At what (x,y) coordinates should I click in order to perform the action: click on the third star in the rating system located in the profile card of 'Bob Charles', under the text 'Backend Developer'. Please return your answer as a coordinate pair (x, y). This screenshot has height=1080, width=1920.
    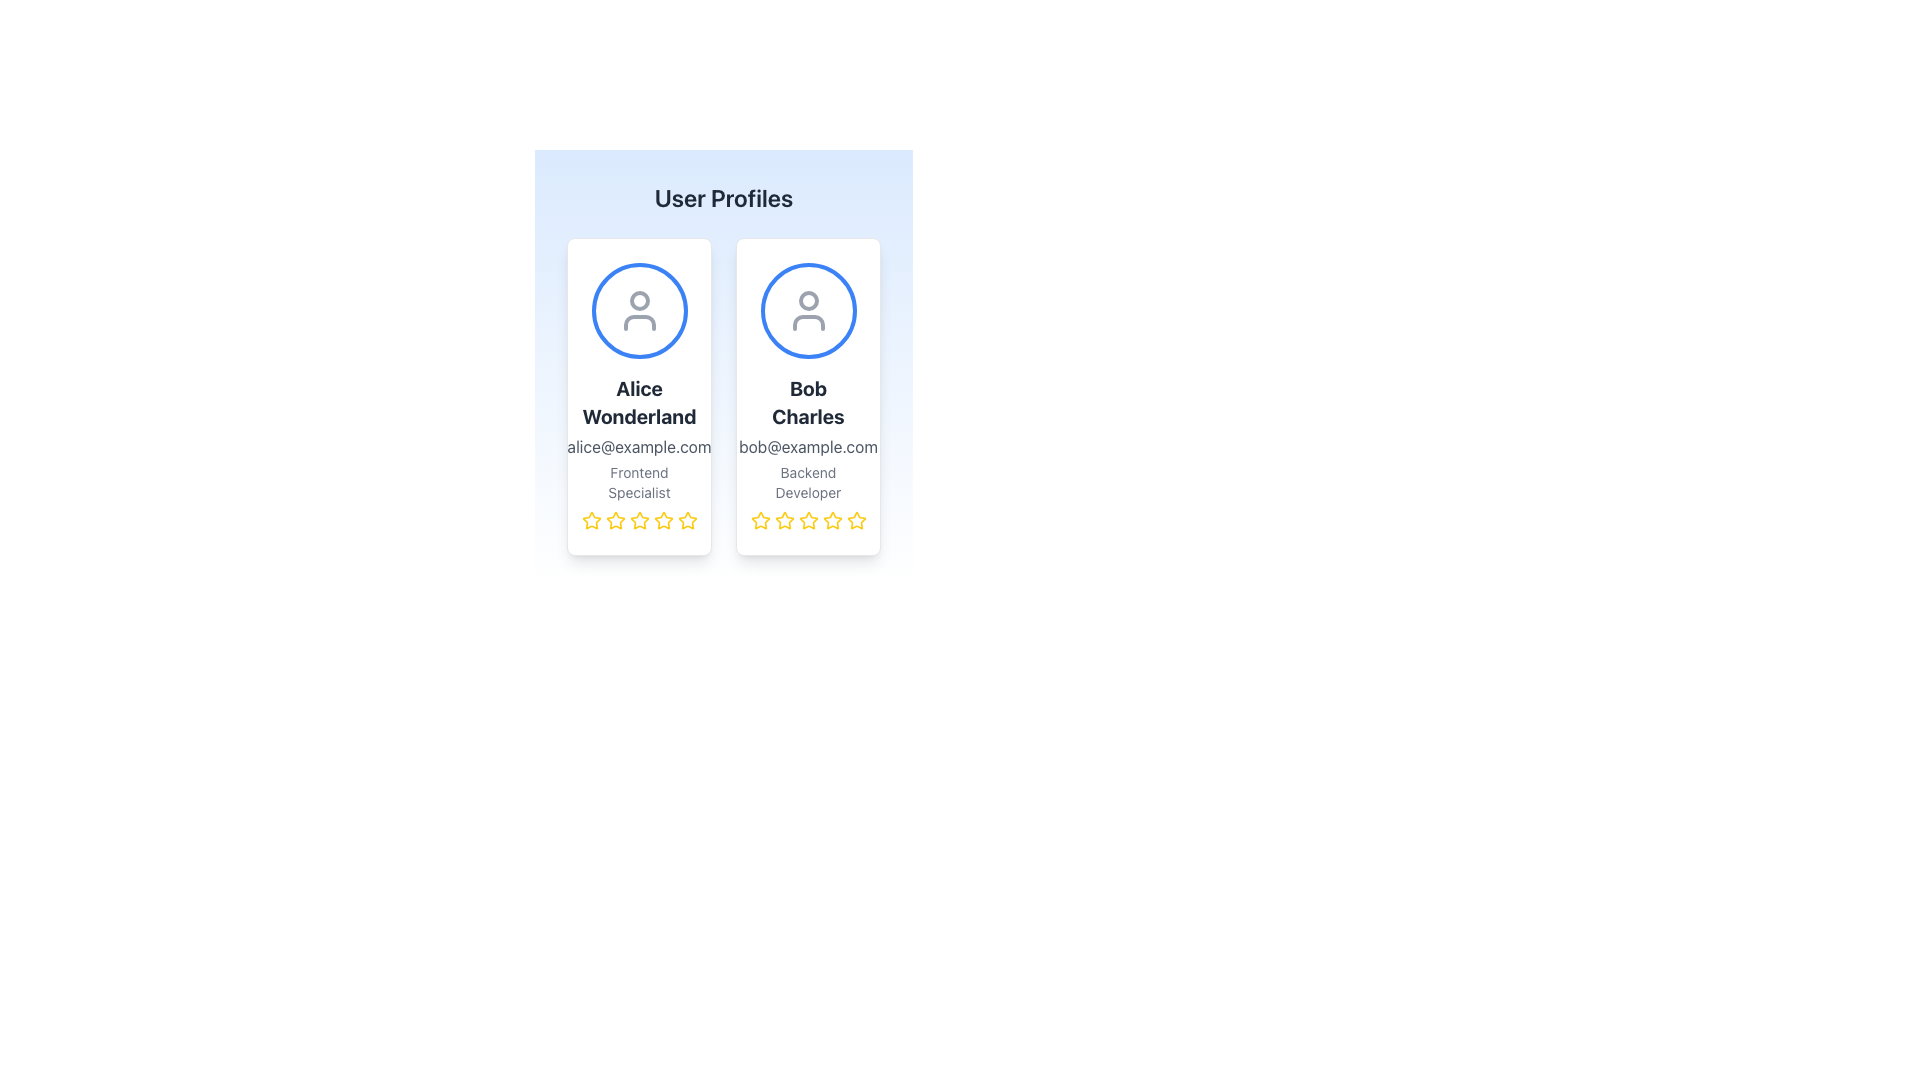
    Looking at the image, I should click on (783, 519).